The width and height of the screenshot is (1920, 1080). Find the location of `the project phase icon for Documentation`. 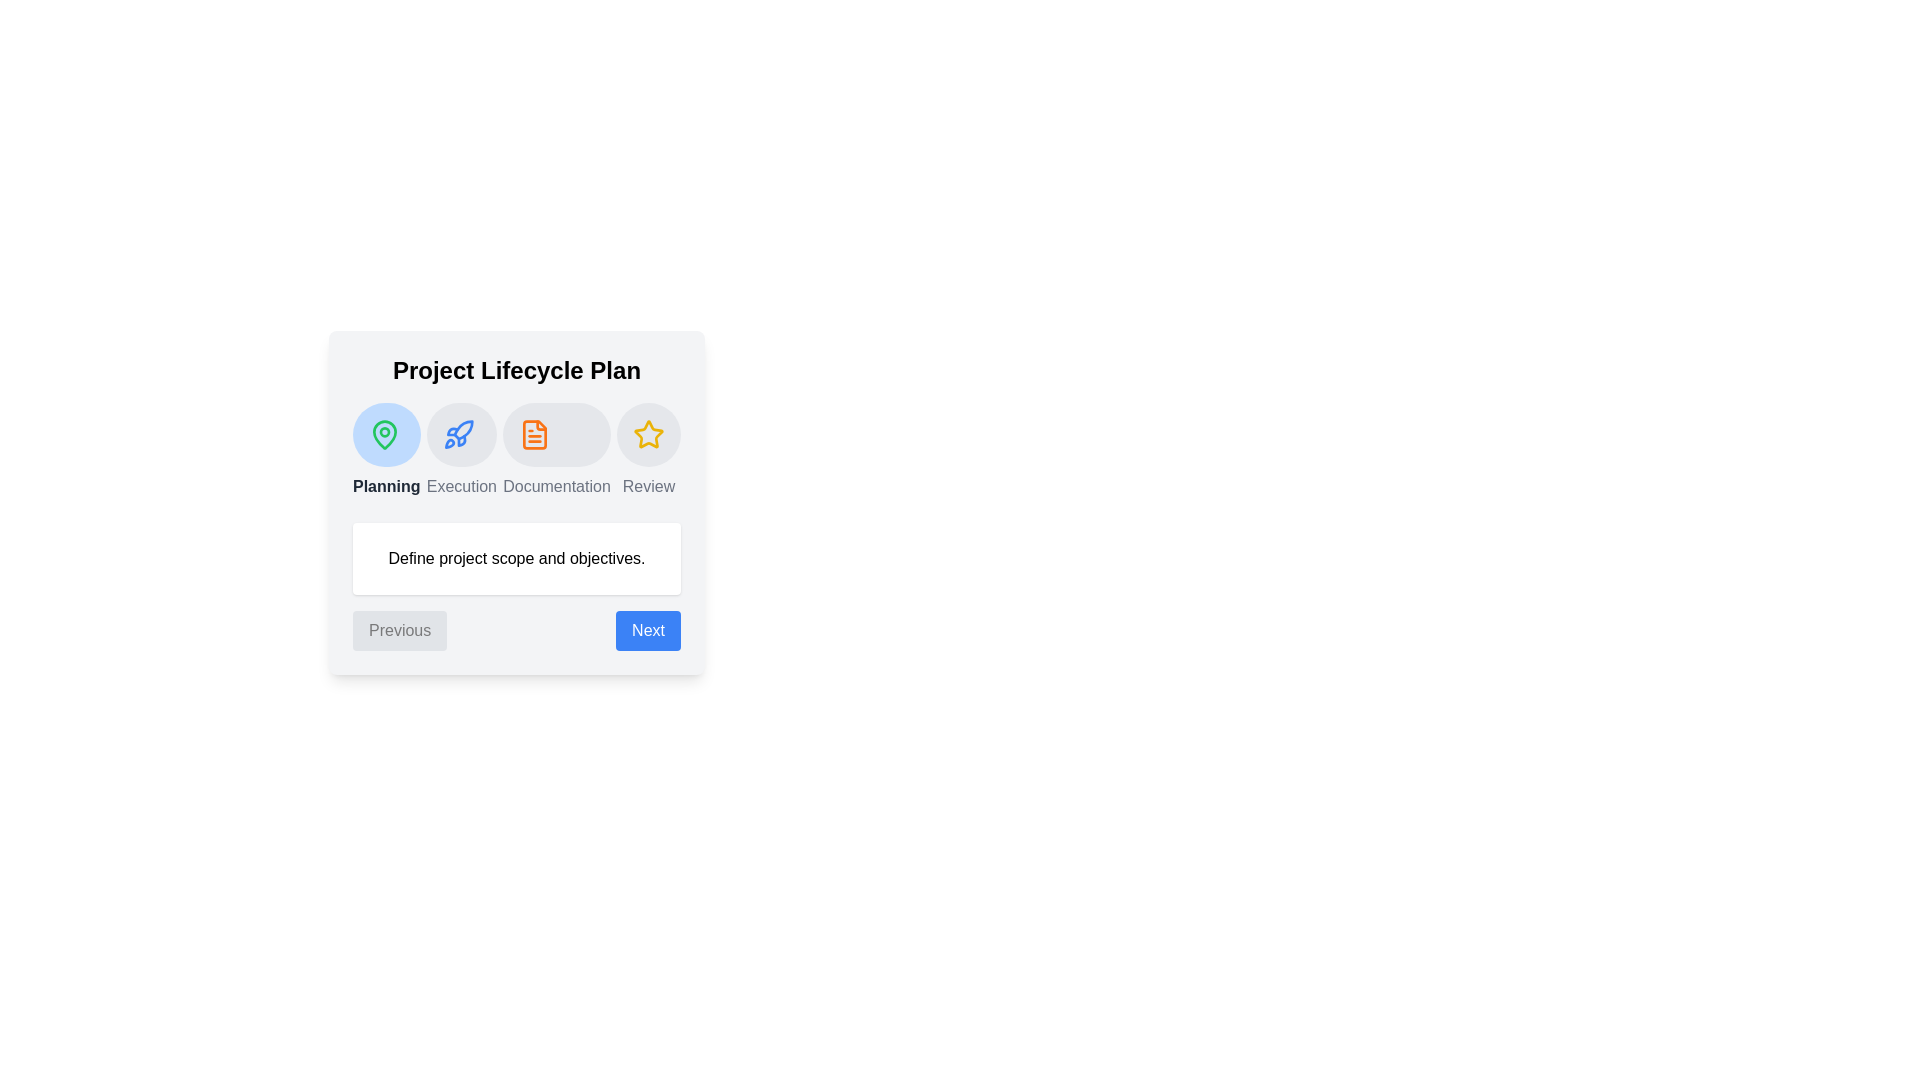

the project phase icon for Documentation is located at coordinates (556, 434).